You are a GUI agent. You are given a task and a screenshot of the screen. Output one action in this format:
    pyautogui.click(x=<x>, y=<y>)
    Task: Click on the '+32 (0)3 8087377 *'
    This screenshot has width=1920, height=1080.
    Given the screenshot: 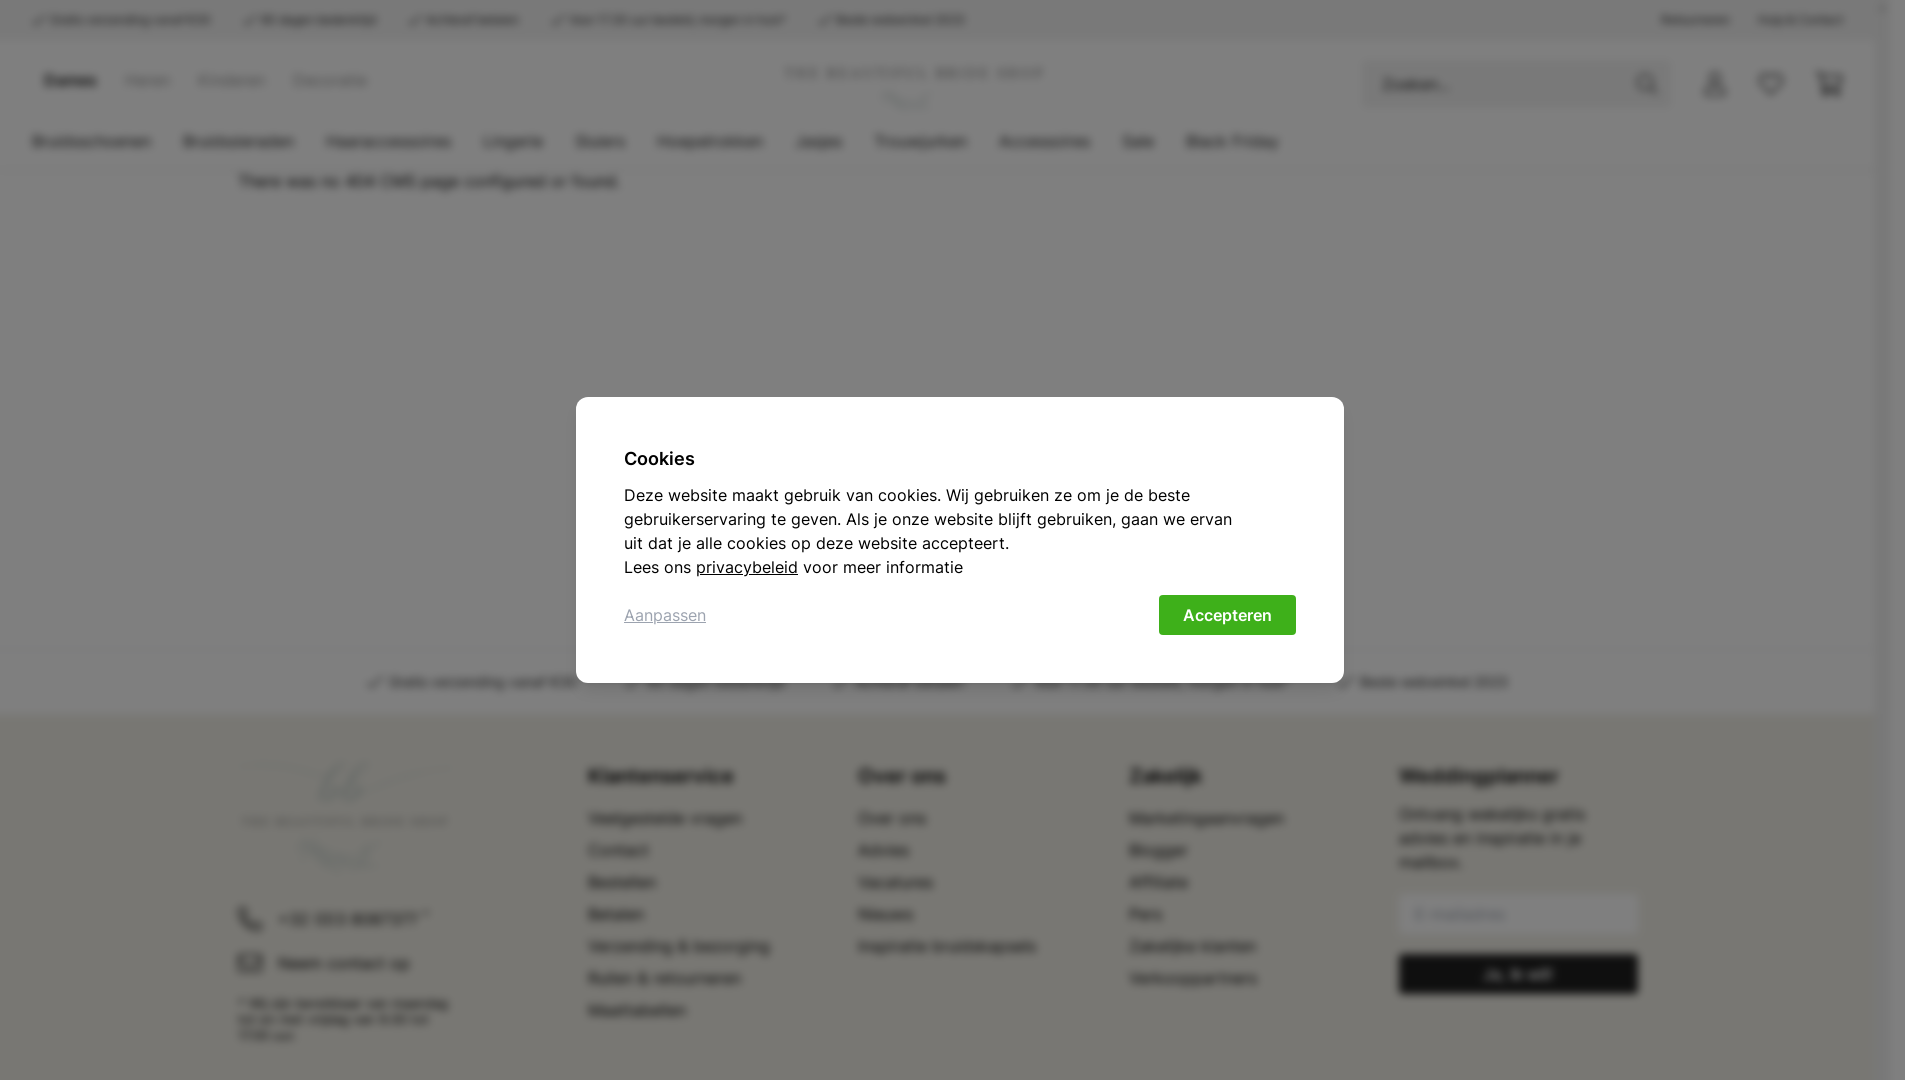 What is the action you would take?
    pyautogui.click(x=411, y=918)
    